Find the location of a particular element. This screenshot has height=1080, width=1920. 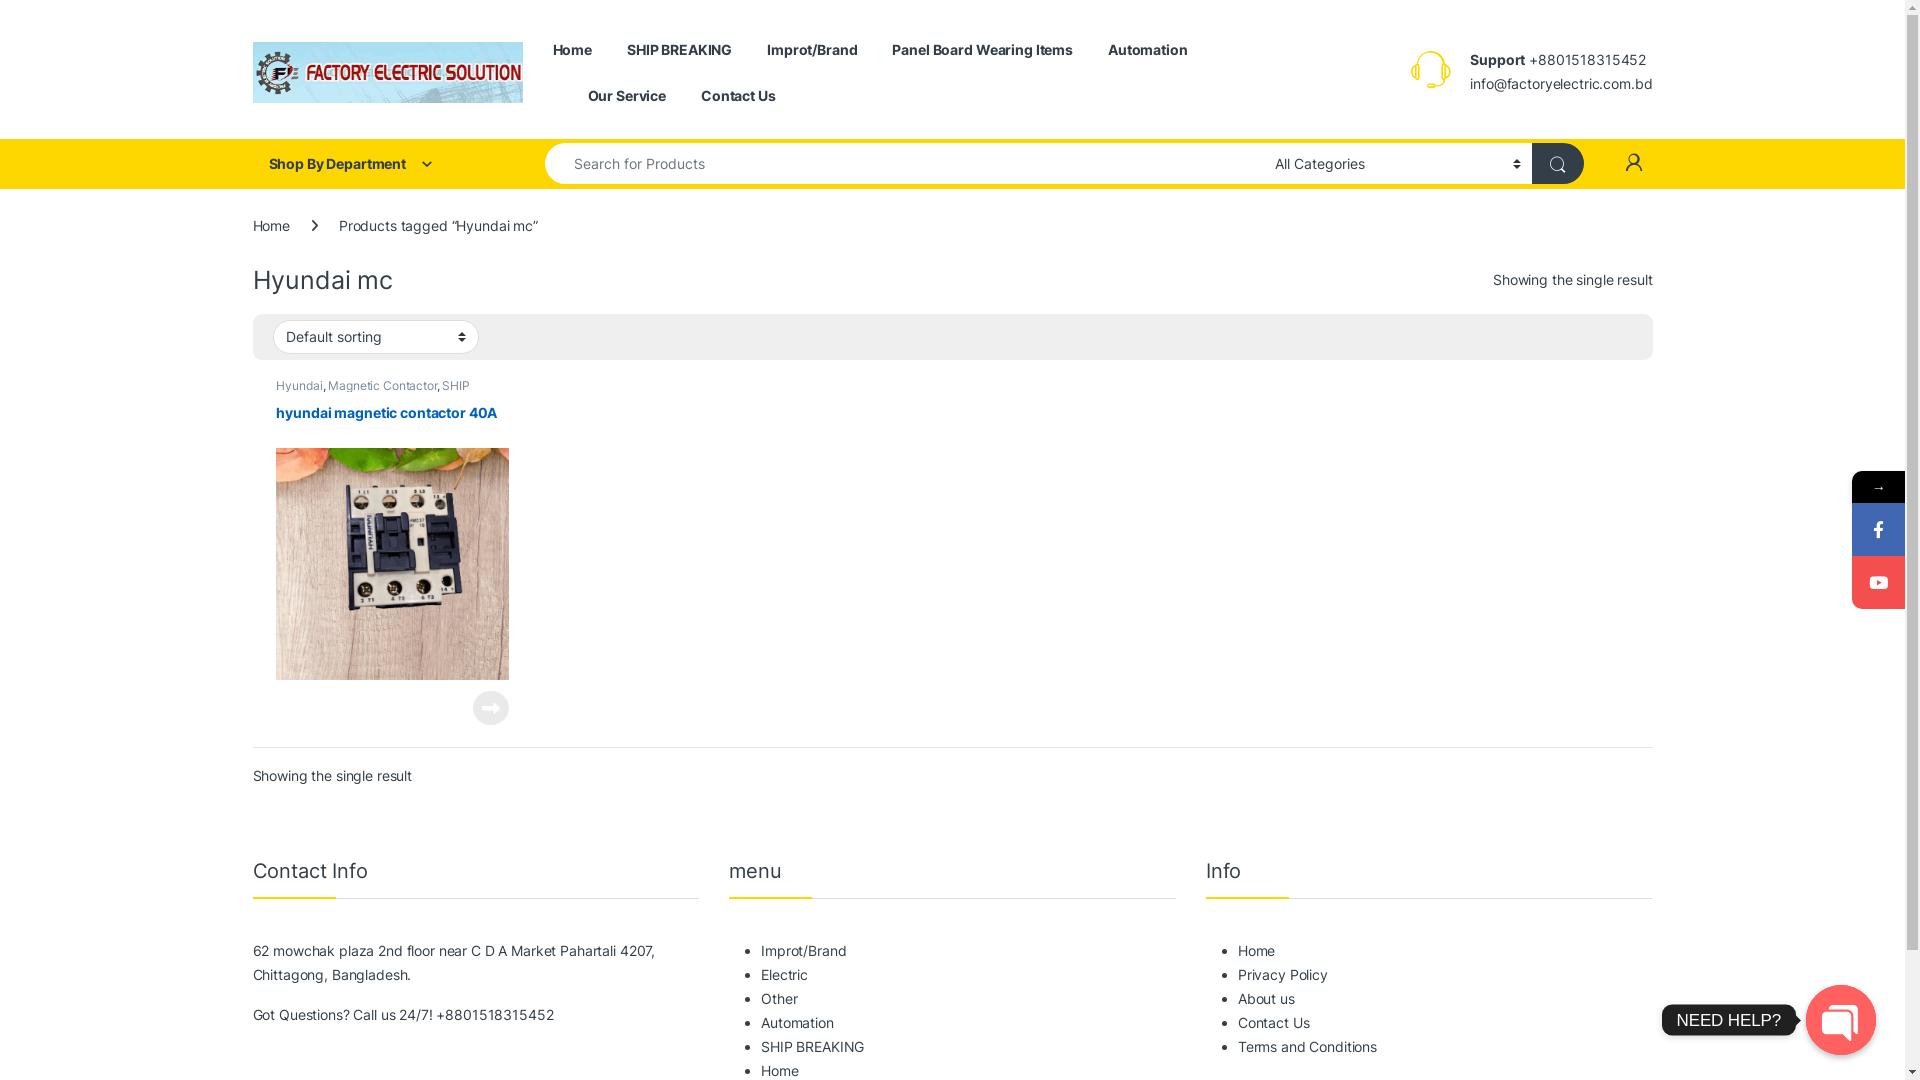

'YouTube' is located at coordinates (1877, 582).